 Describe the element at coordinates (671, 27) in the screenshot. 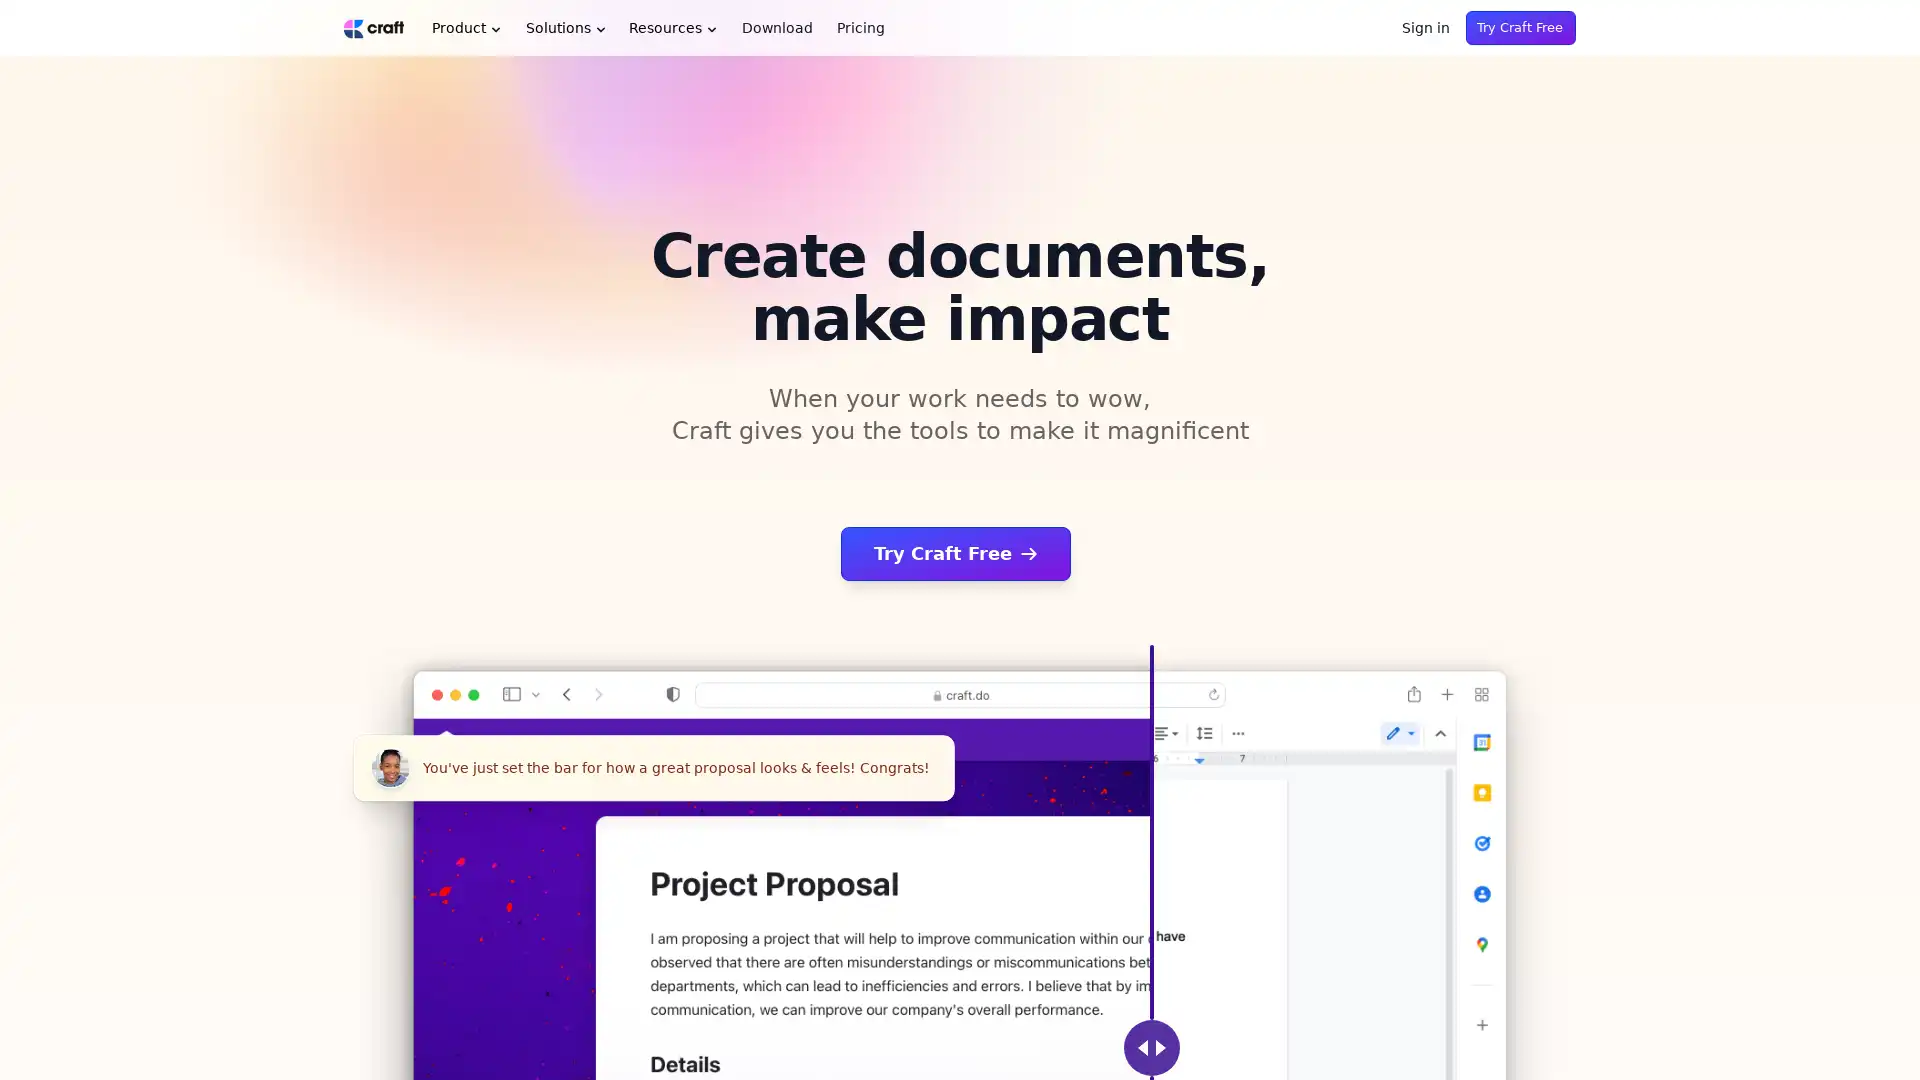

I see `Resources` at that location.